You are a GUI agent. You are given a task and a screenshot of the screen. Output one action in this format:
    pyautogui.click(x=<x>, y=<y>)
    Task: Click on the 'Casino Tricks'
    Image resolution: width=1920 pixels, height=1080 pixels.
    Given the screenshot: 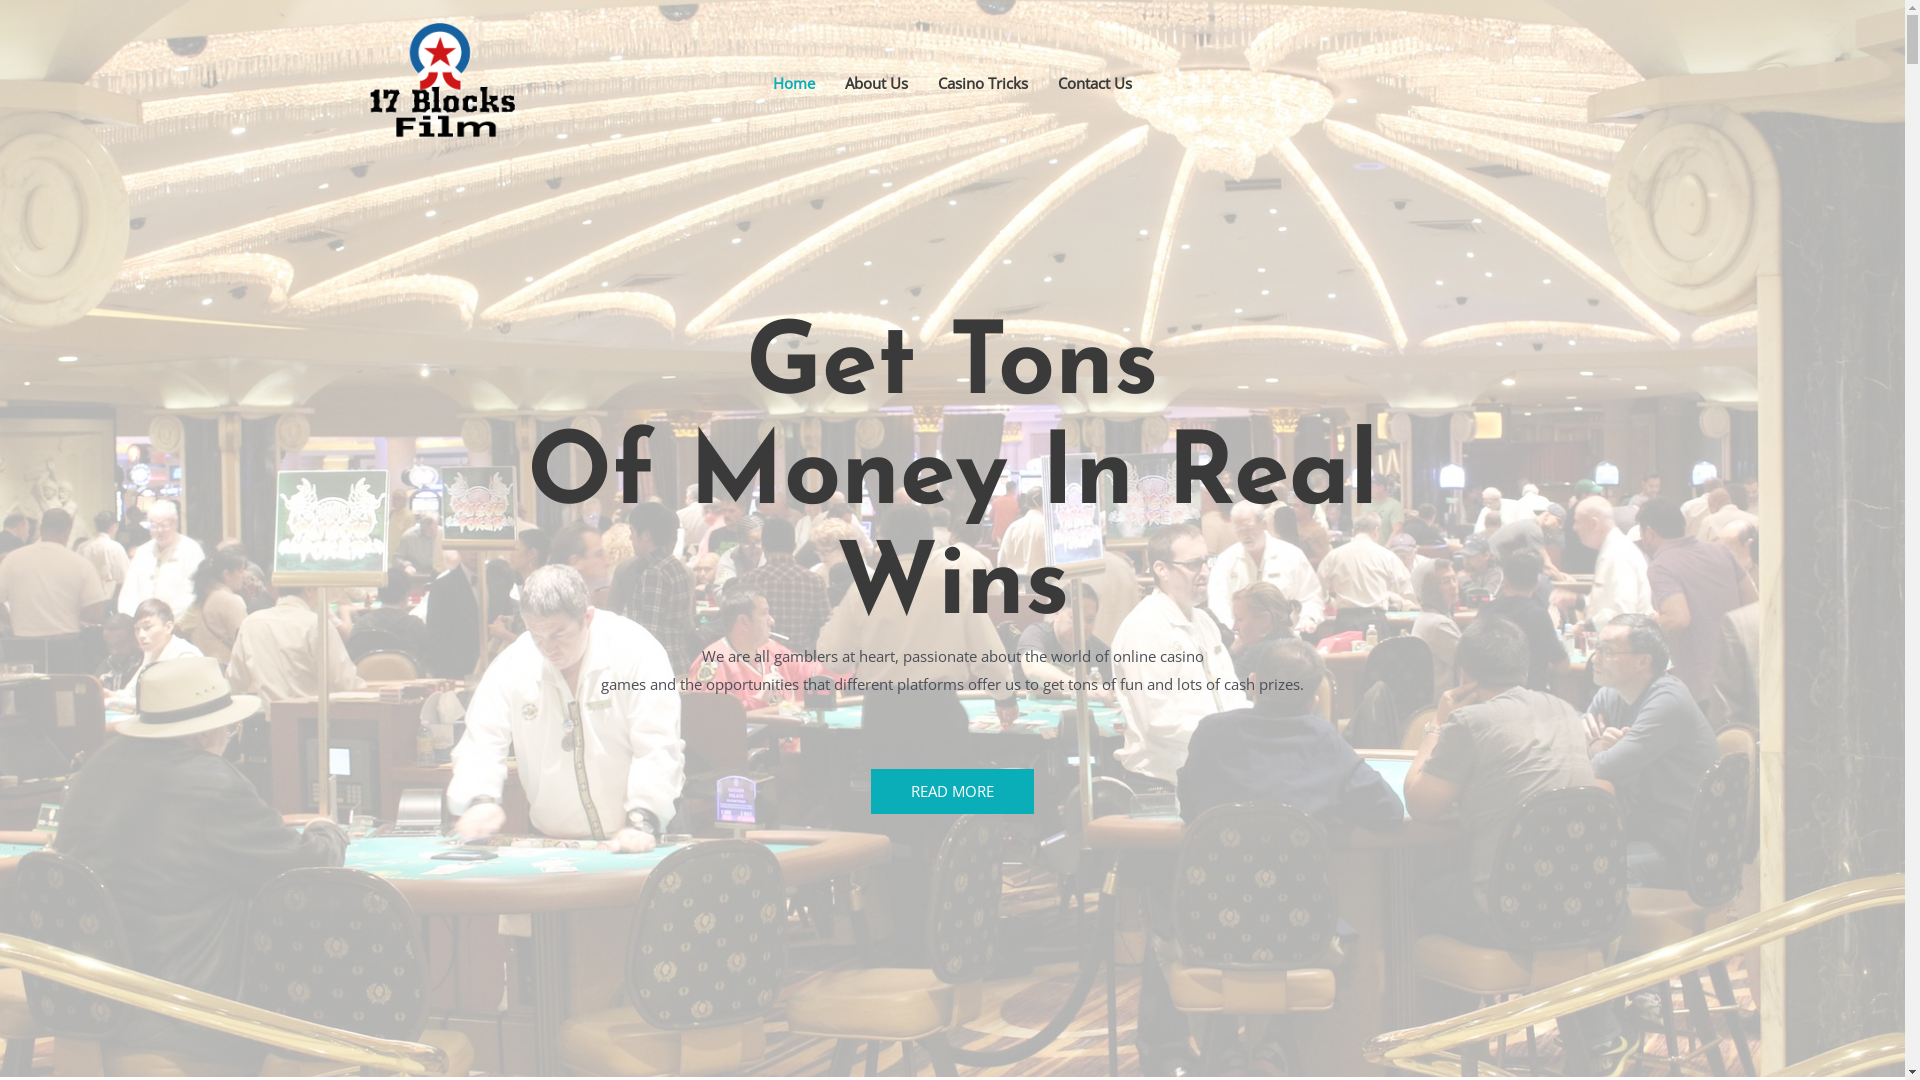 What is the action you would take?
    pyautogui.click(x=983, y=82)
    